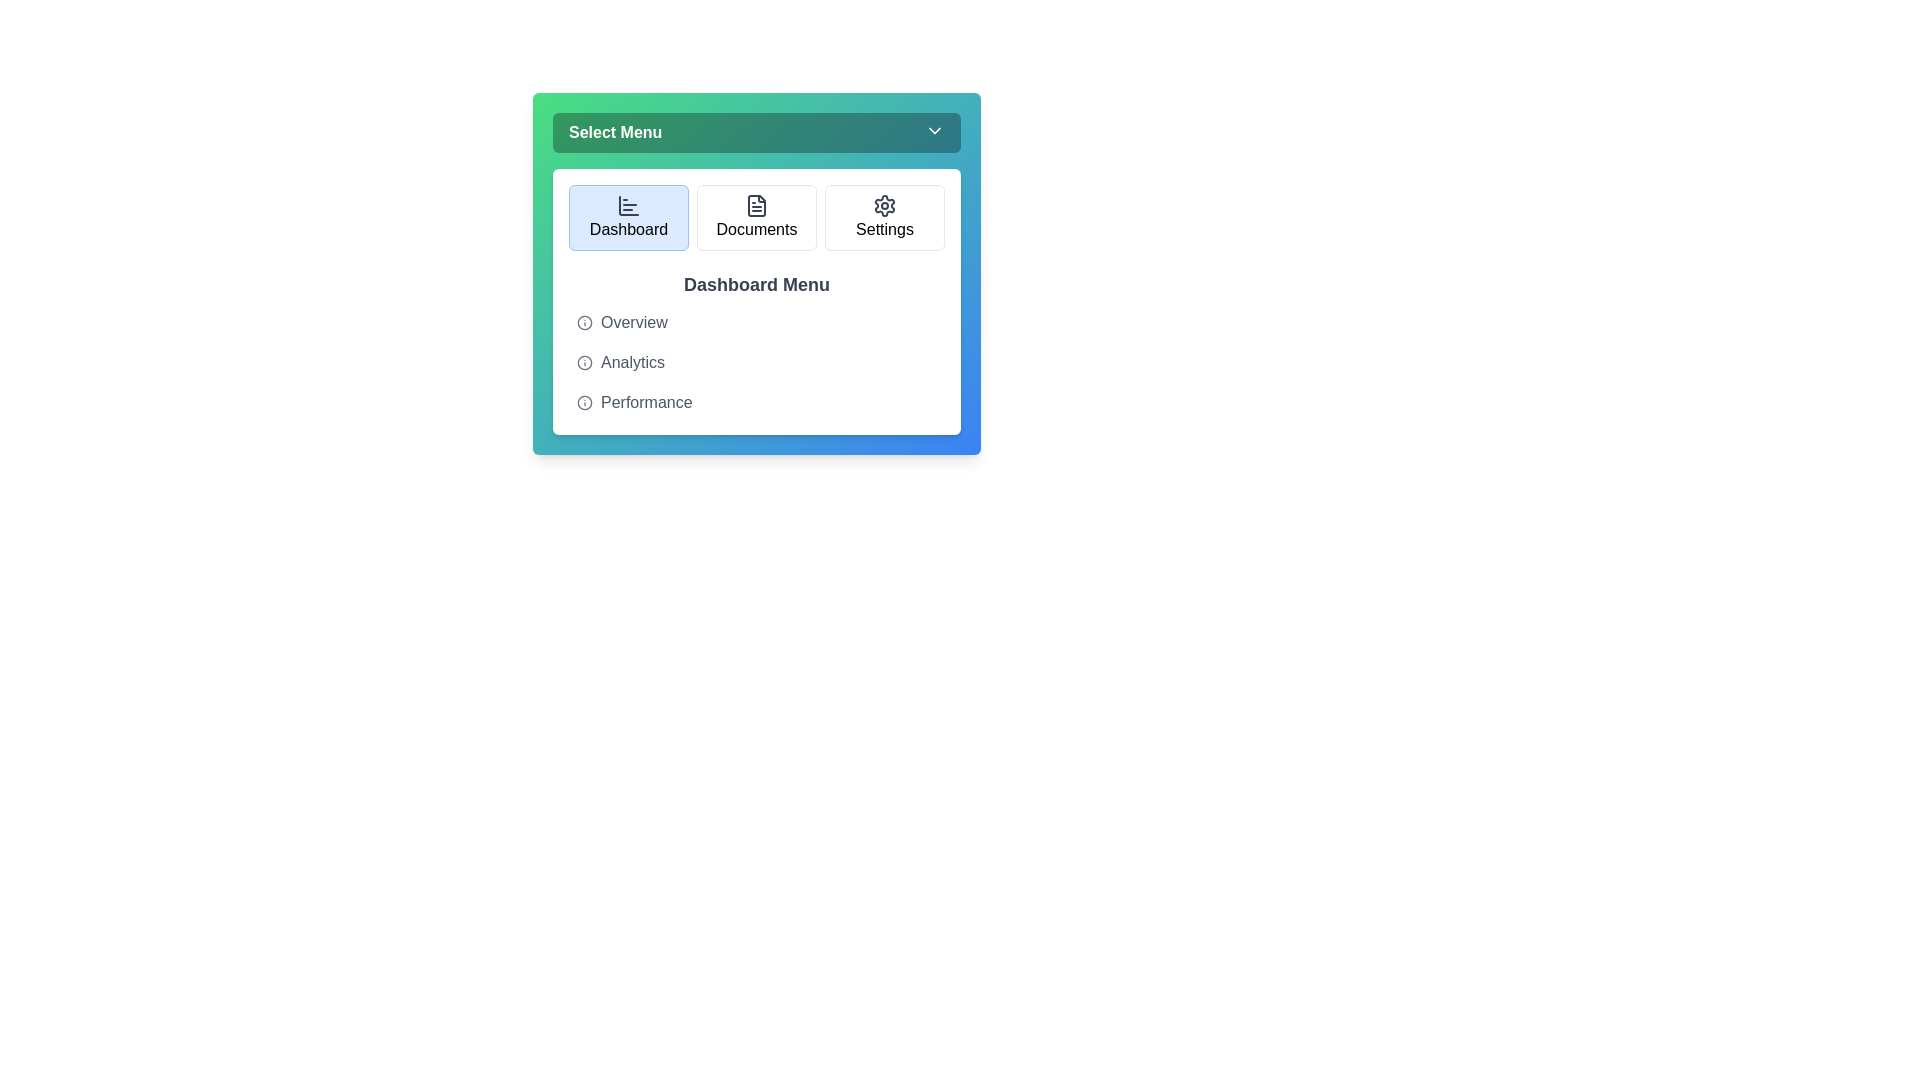 The image size is (1920, 1080). I want to click on the small triangular downward-pointing chevron icon located at the far right end of the green header bar labeled 'Select Menu', so click(934, 131).